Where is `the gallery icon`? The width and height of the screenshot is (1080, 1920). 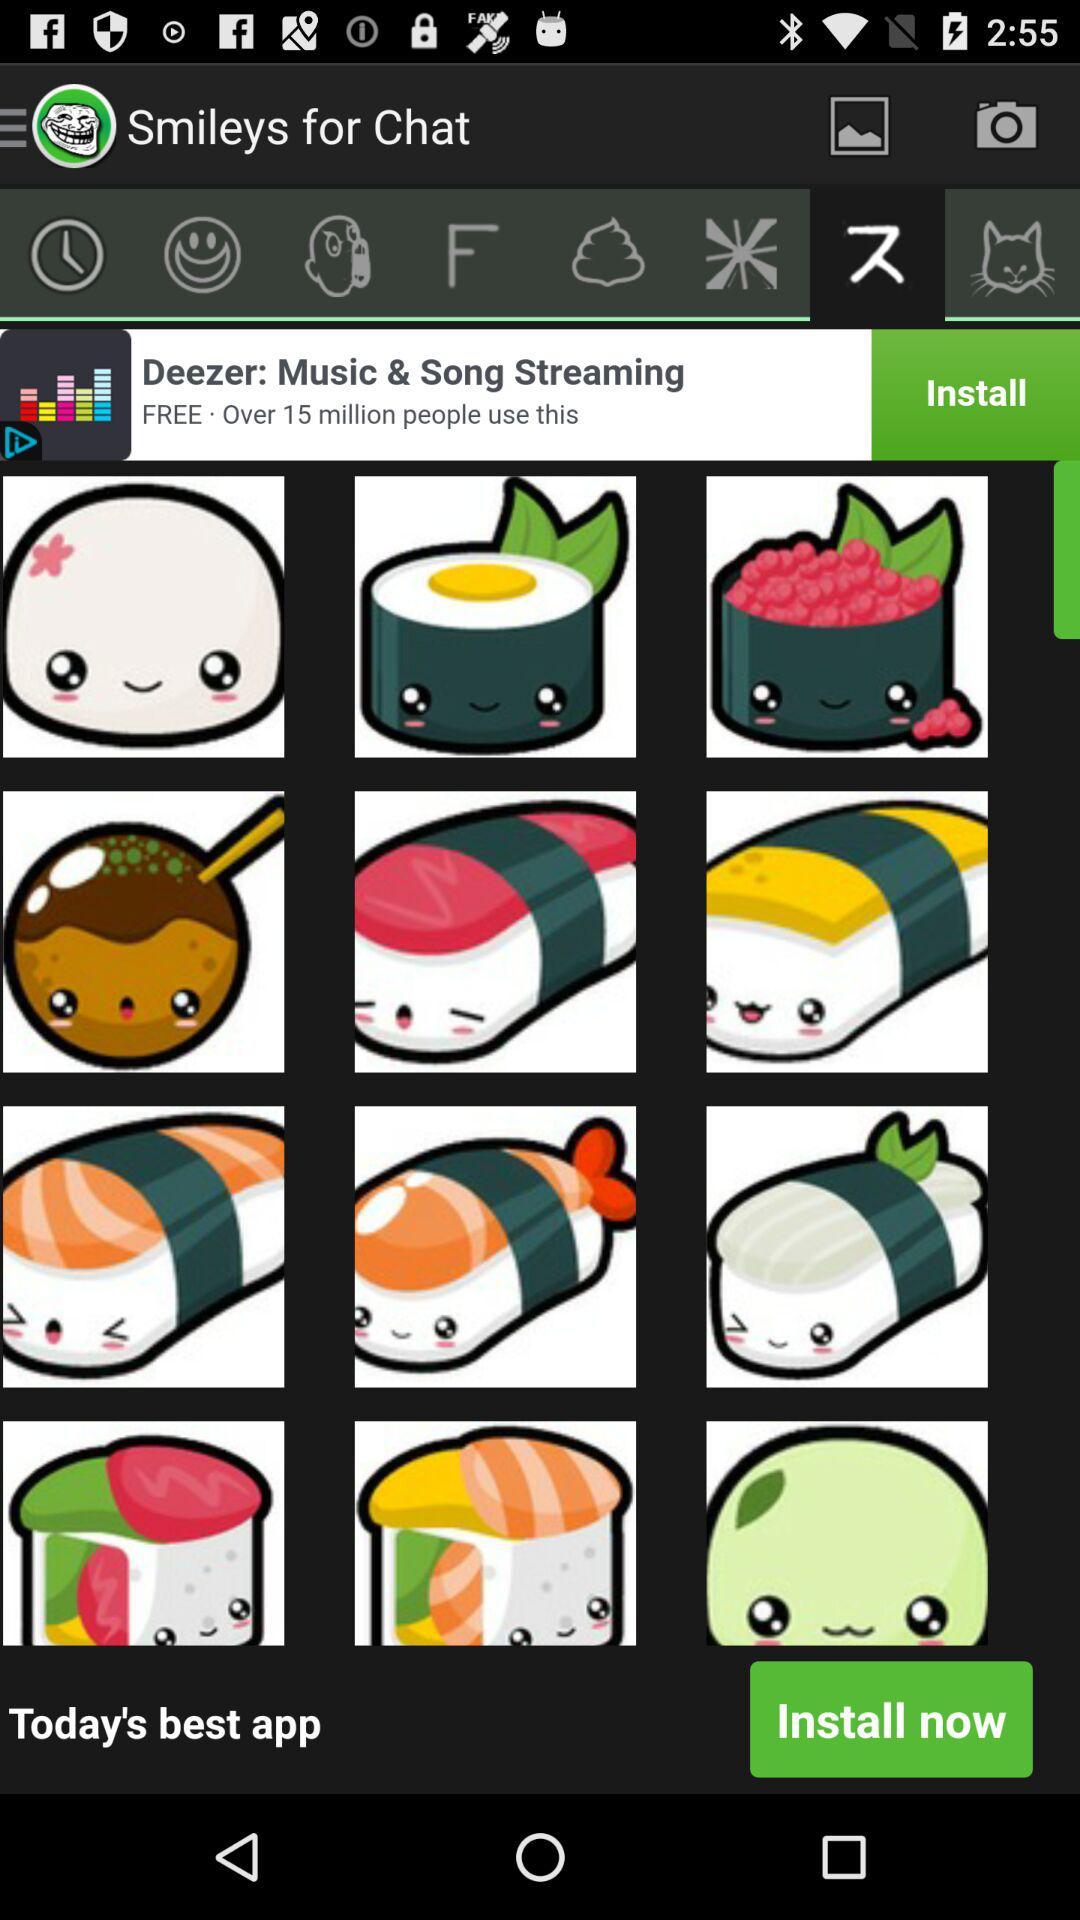
the gallery icon is located at coordinates (858, 124).